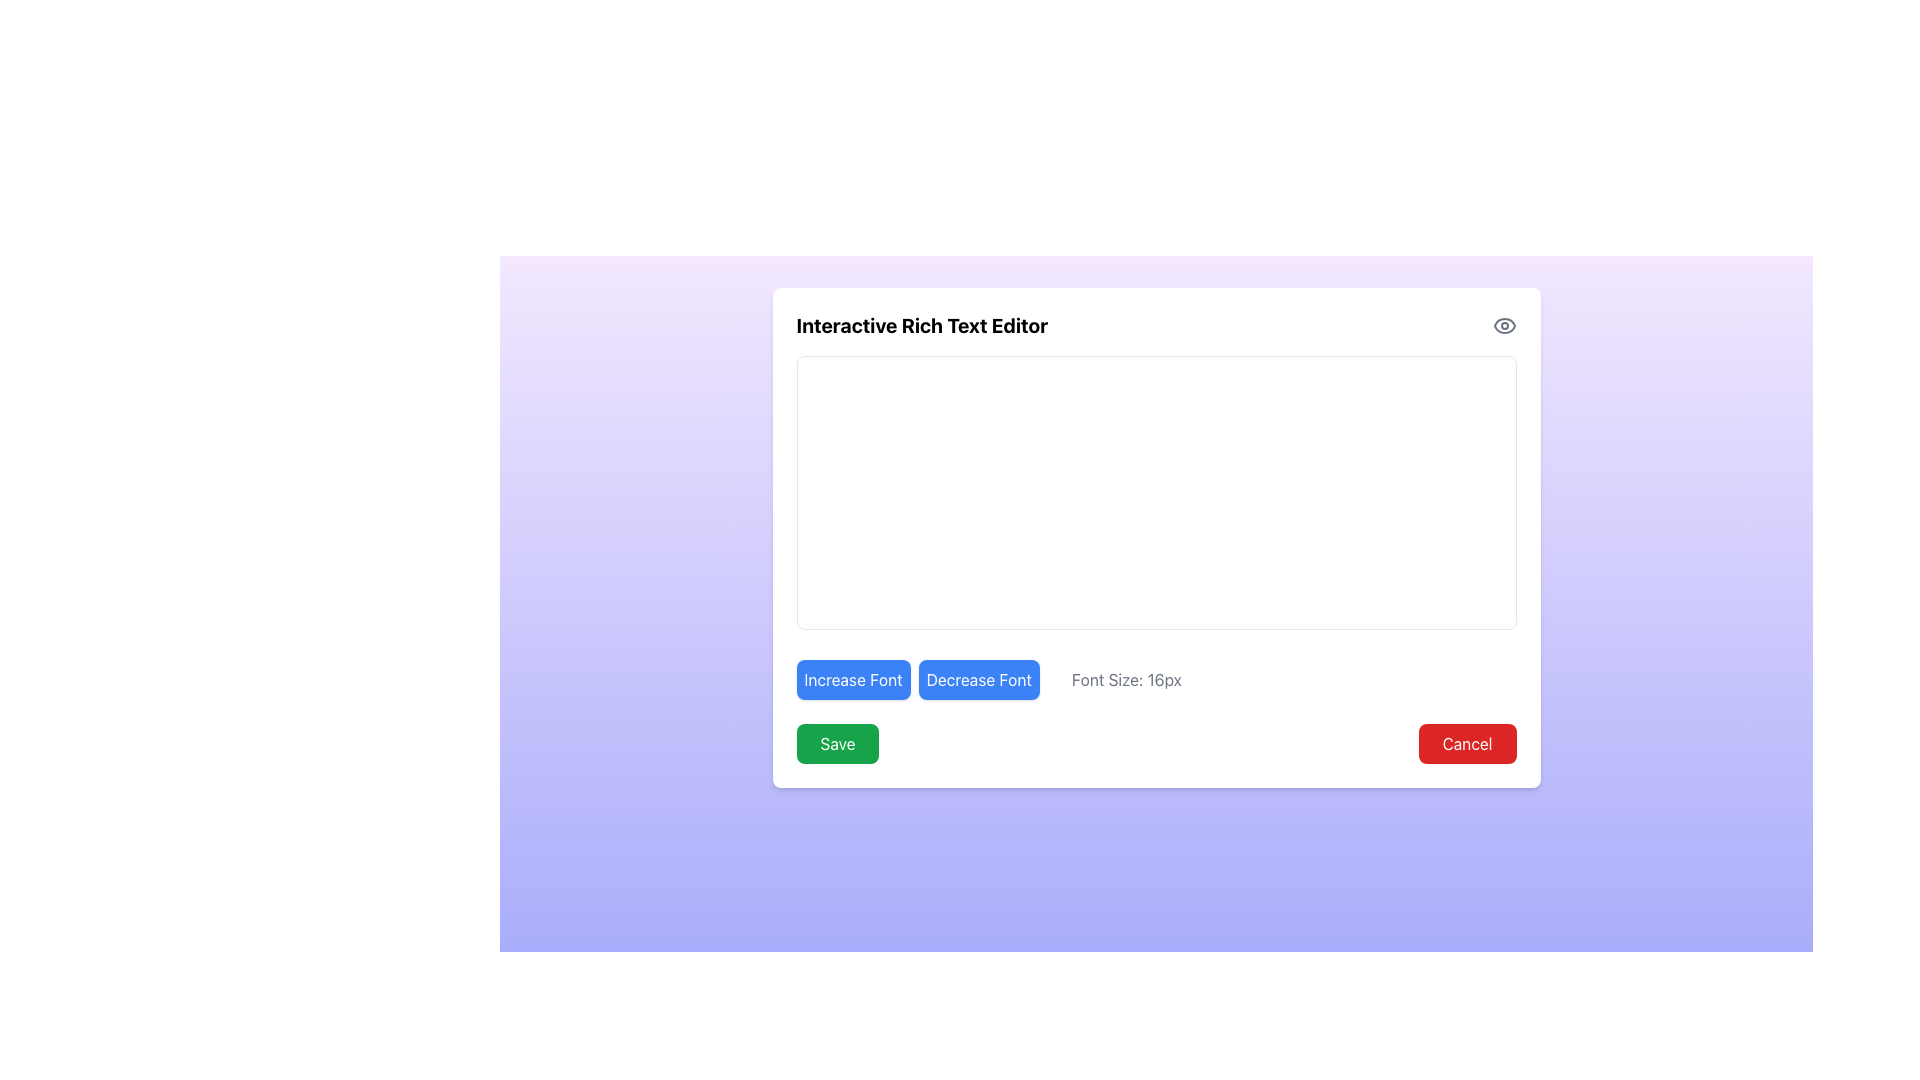 The height and width of the screenshot is (1080, 1920). What do you see at coordinates (921, 325) in the screenshot?
I see `the text label displaying 'Interactive Rich Text Editor', which is bold and positioned at the upper part of a panel, aligned to the left side` at bounding box center [921, 325].